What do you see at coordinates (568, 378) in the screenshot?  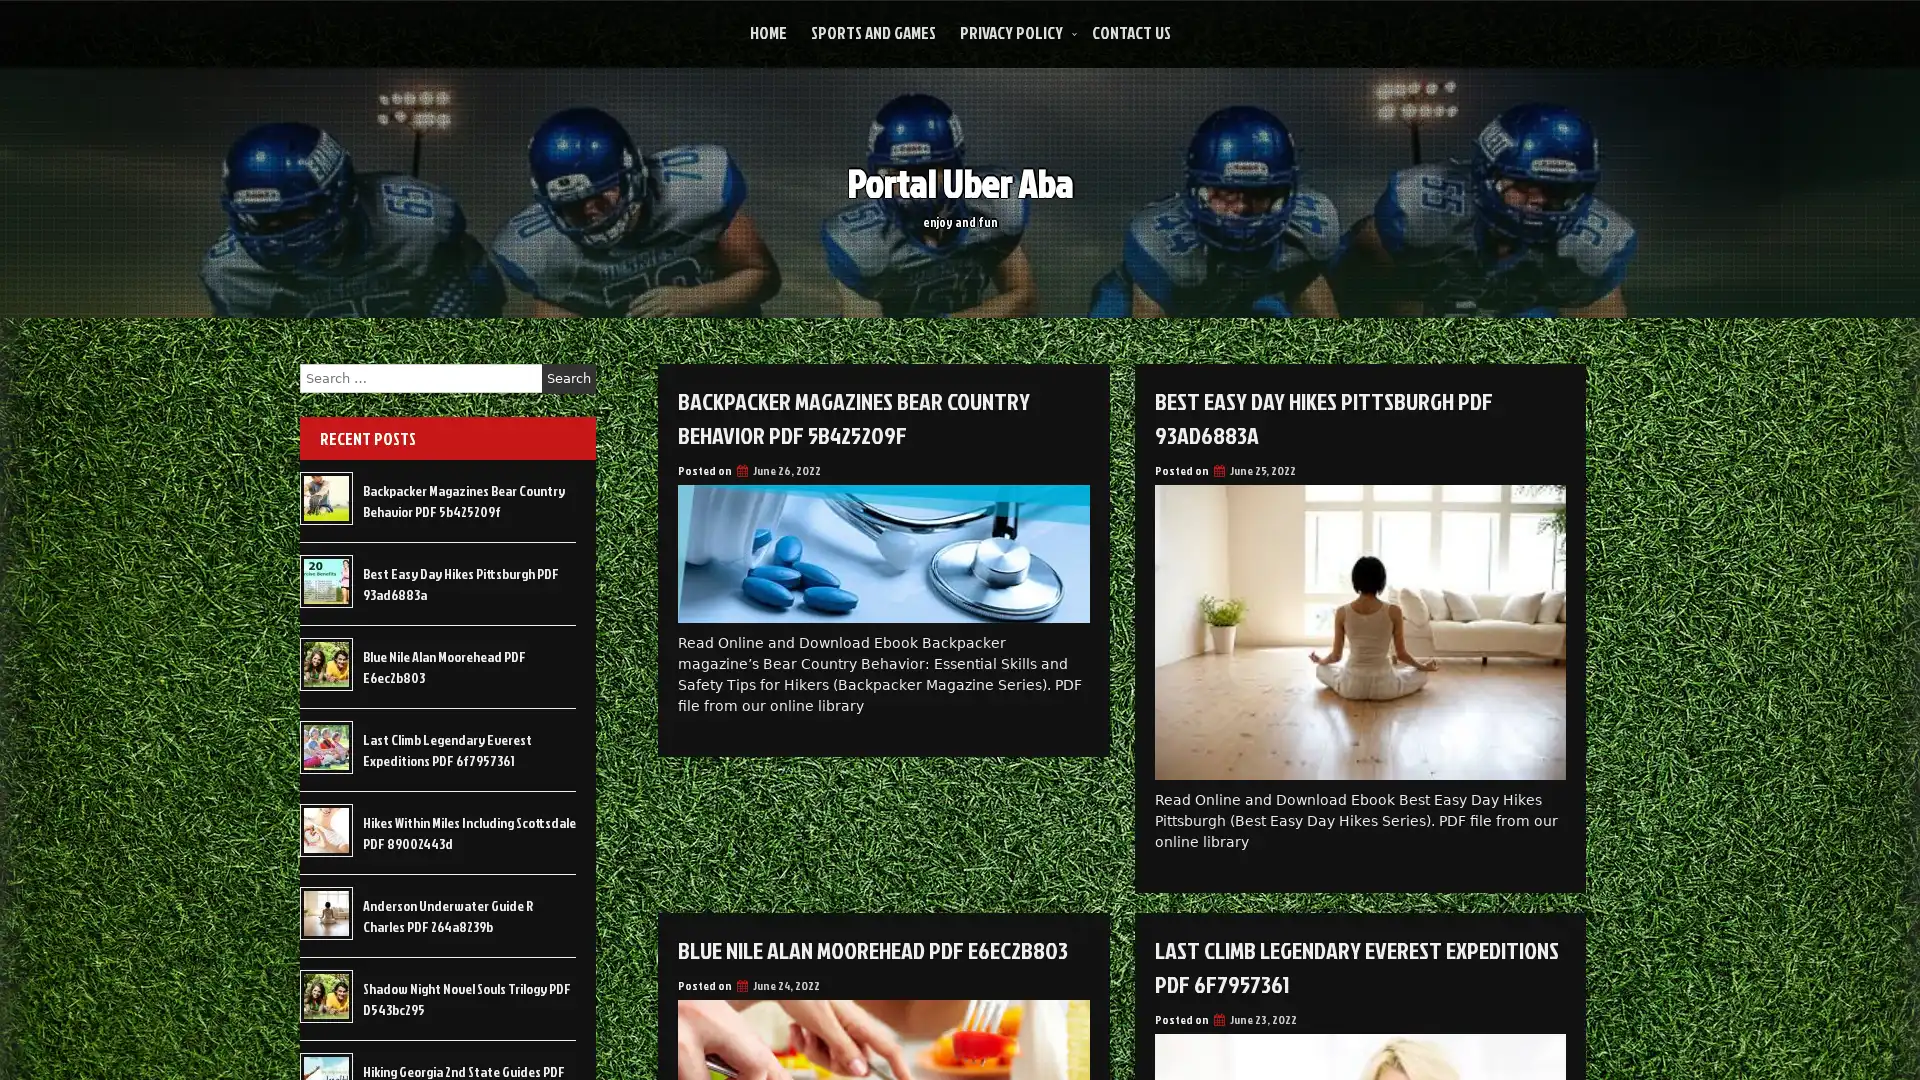 I see `Search` at bounding box center [568, 378].